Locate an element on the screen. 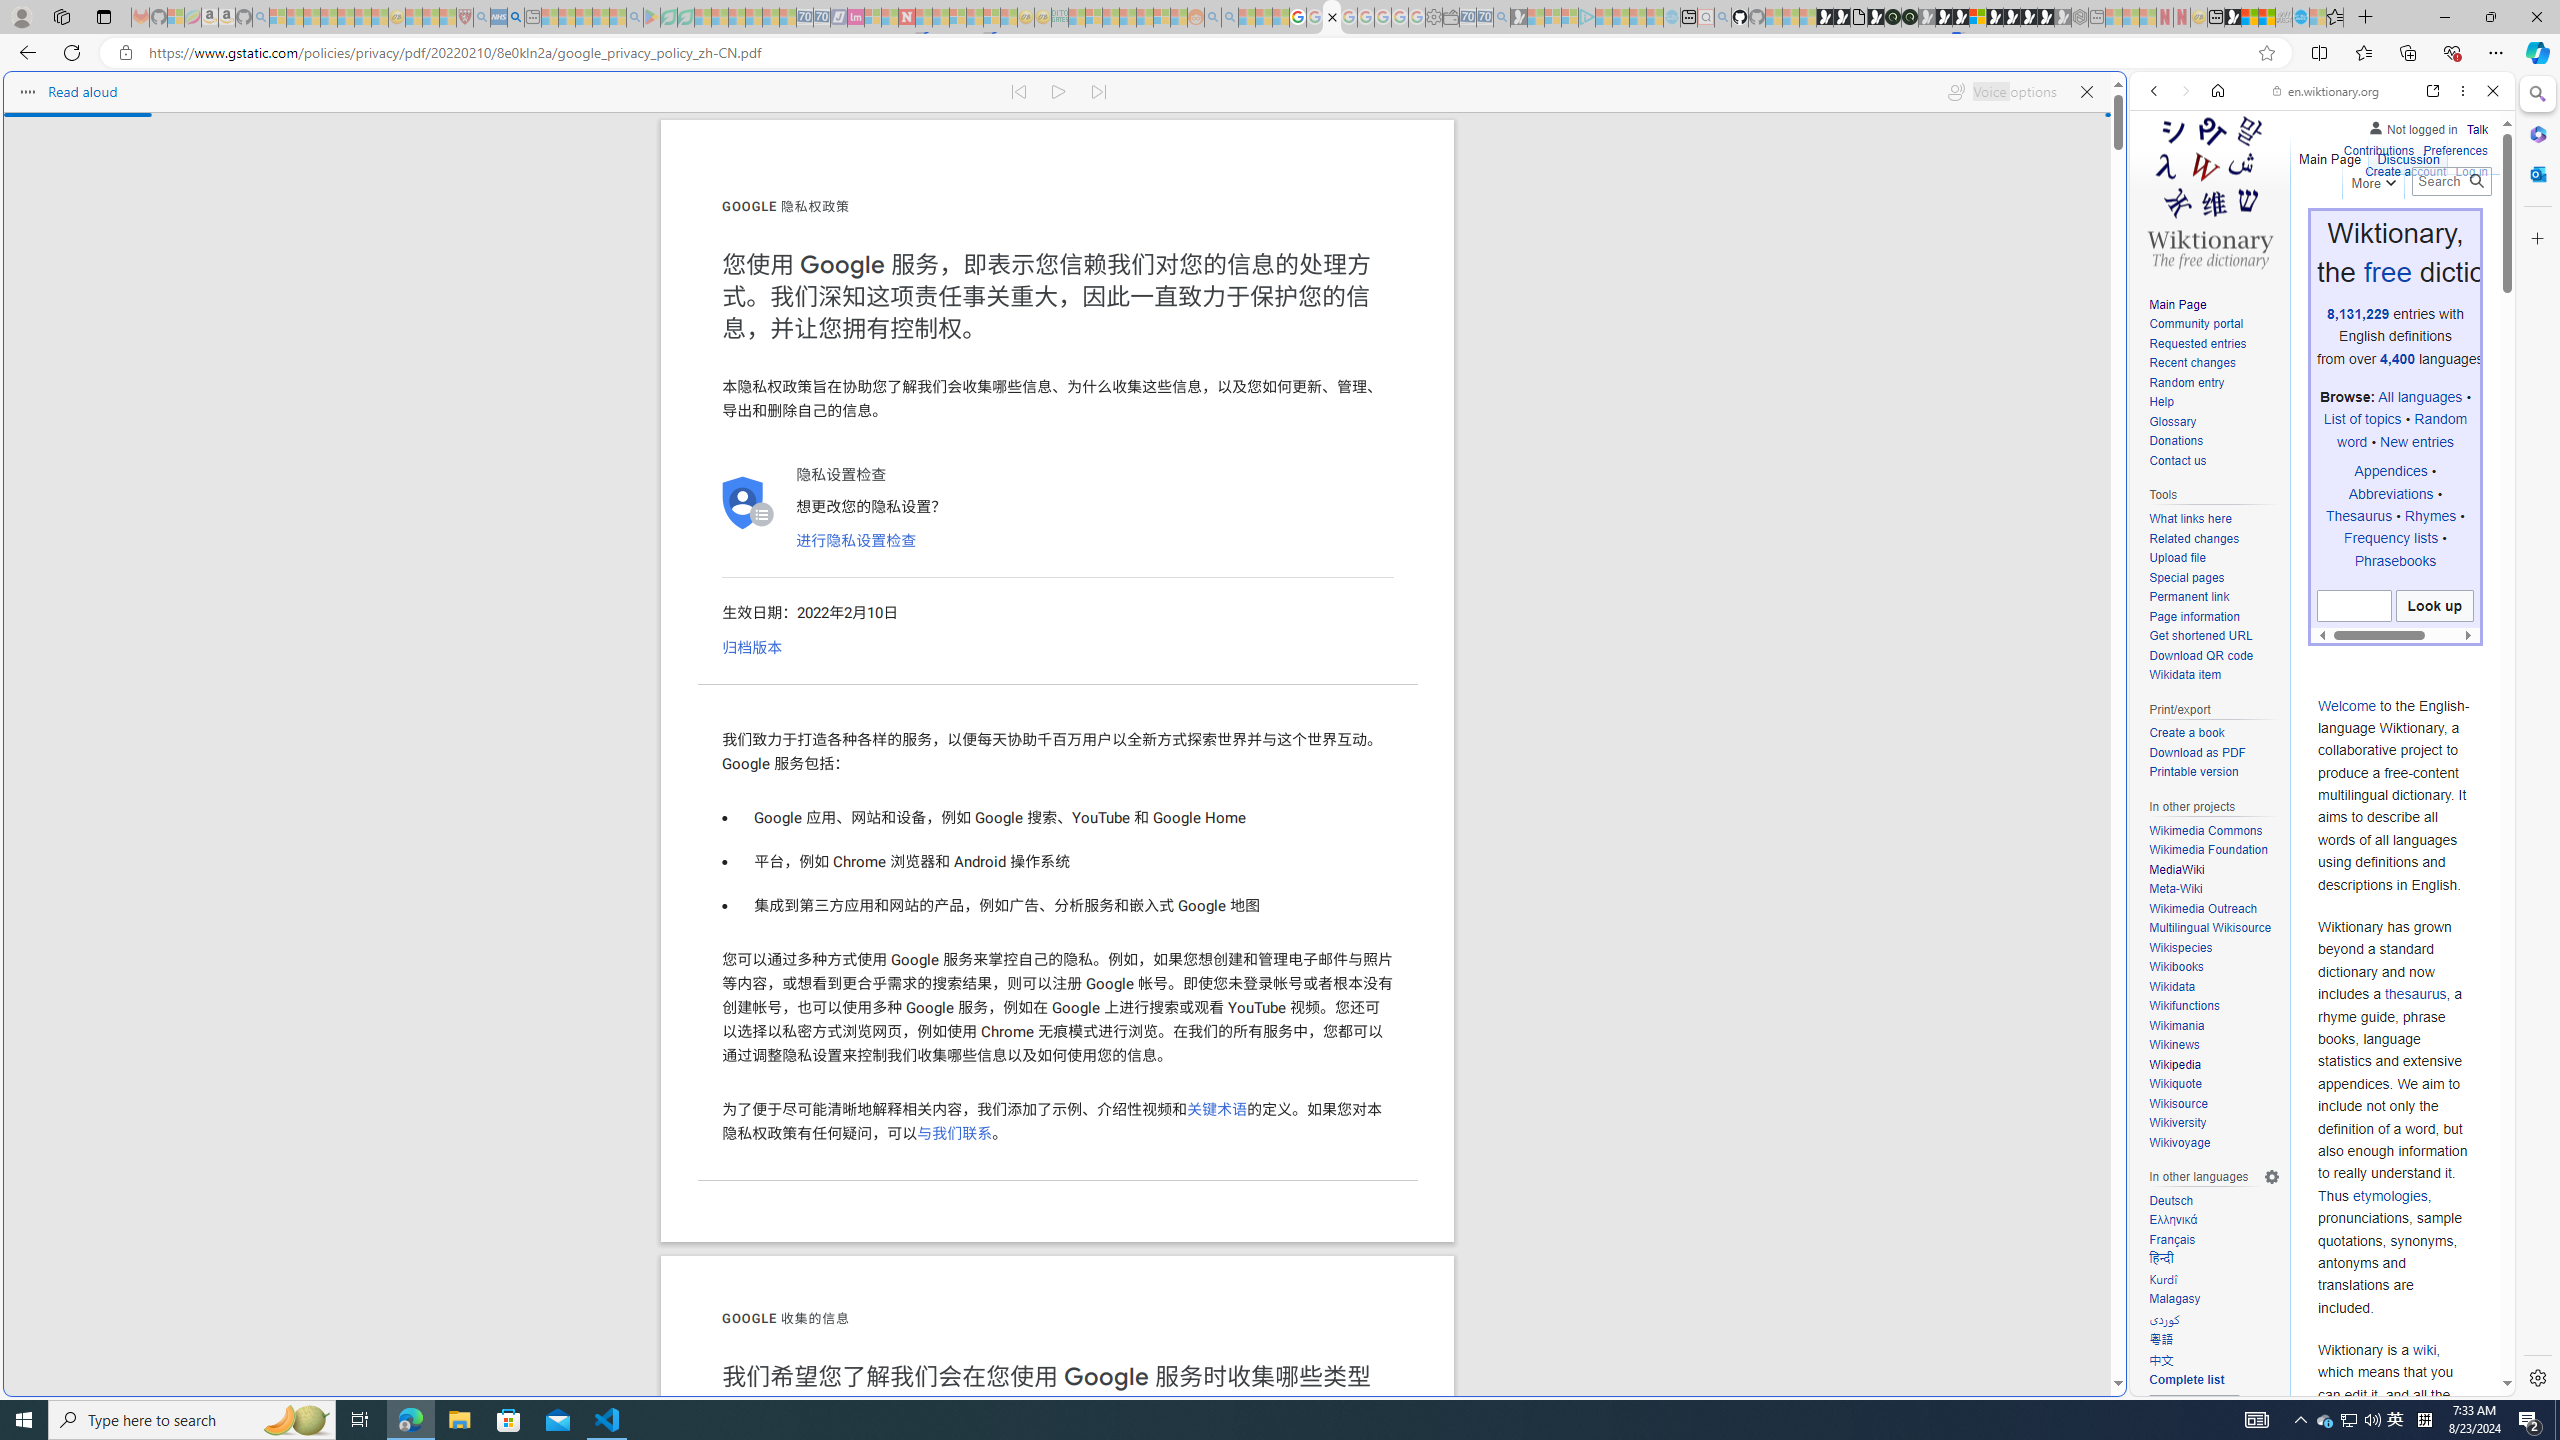 The image size is (2560, 1440). 'Meta-Wiki' is located at coordinates (2176, 888).